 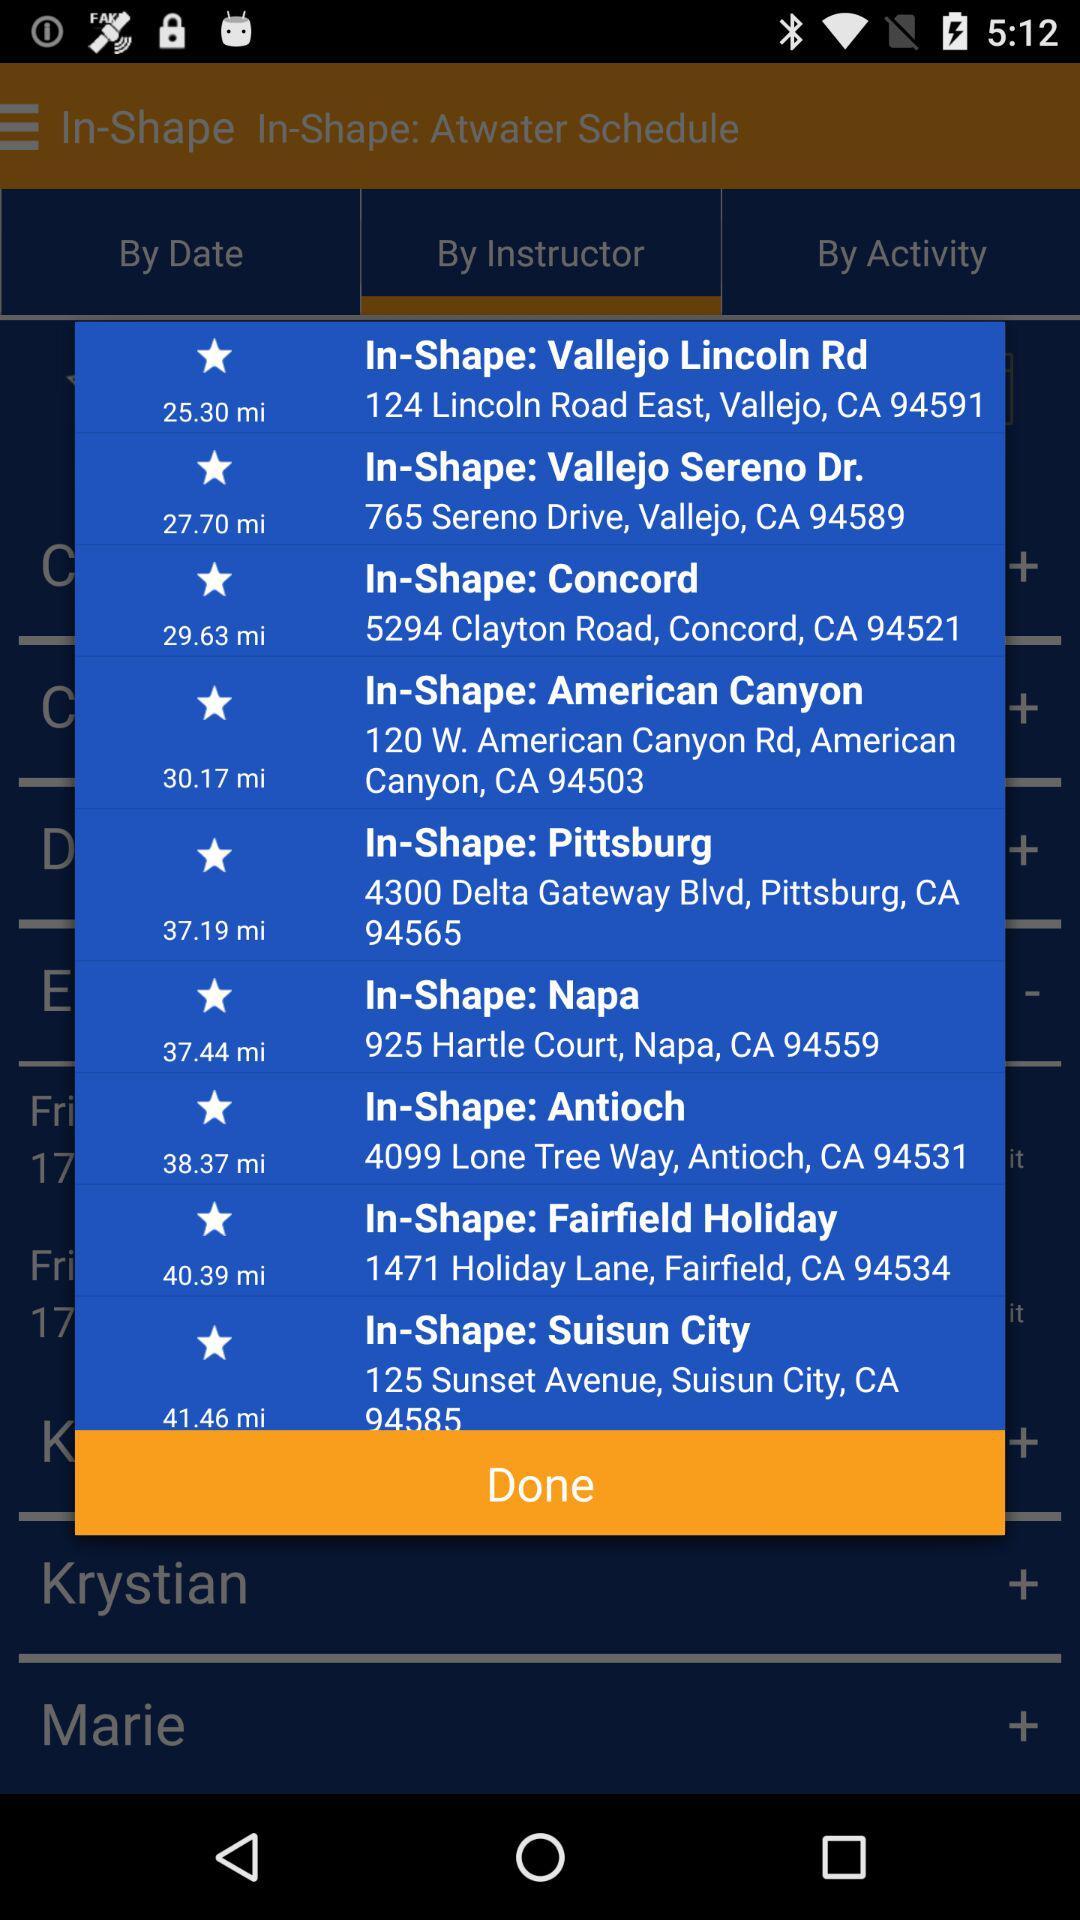 I want to click on 41.46 mi app, so click(x=214, y=1407).